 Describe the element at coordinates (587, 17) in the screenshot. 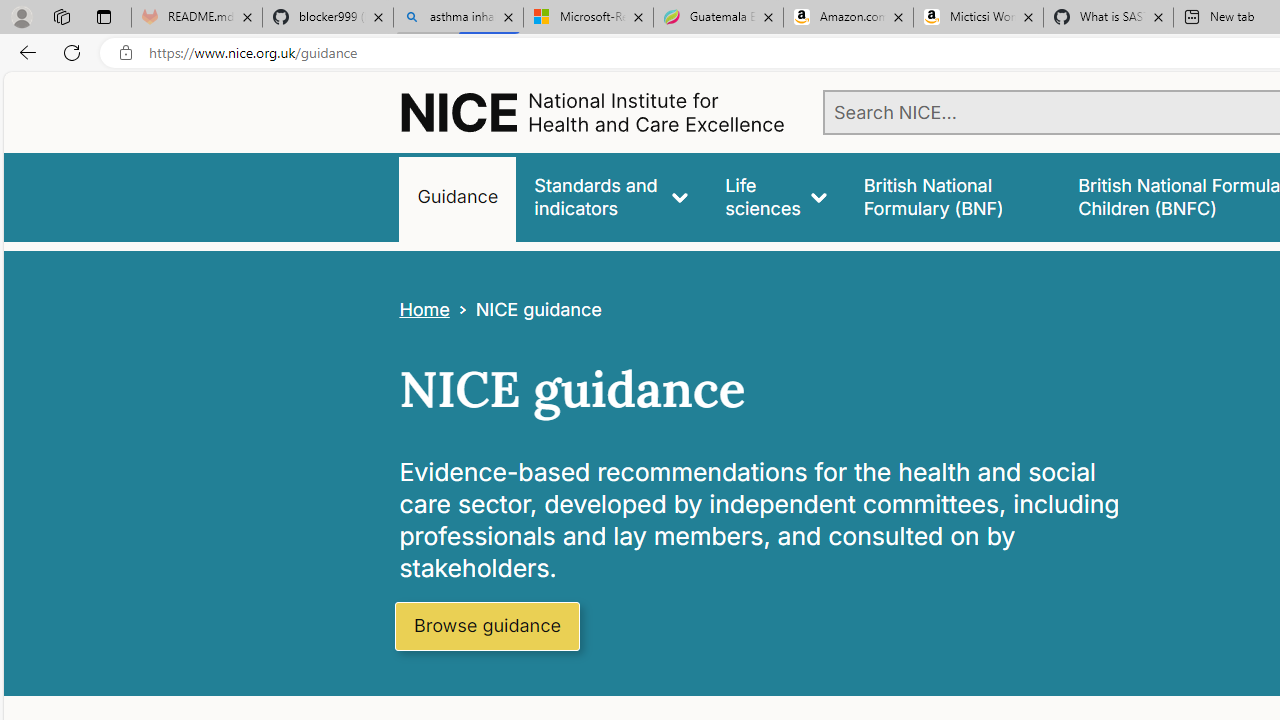

I see `'Microsoft-Report a Concern to Bing'` at that location.